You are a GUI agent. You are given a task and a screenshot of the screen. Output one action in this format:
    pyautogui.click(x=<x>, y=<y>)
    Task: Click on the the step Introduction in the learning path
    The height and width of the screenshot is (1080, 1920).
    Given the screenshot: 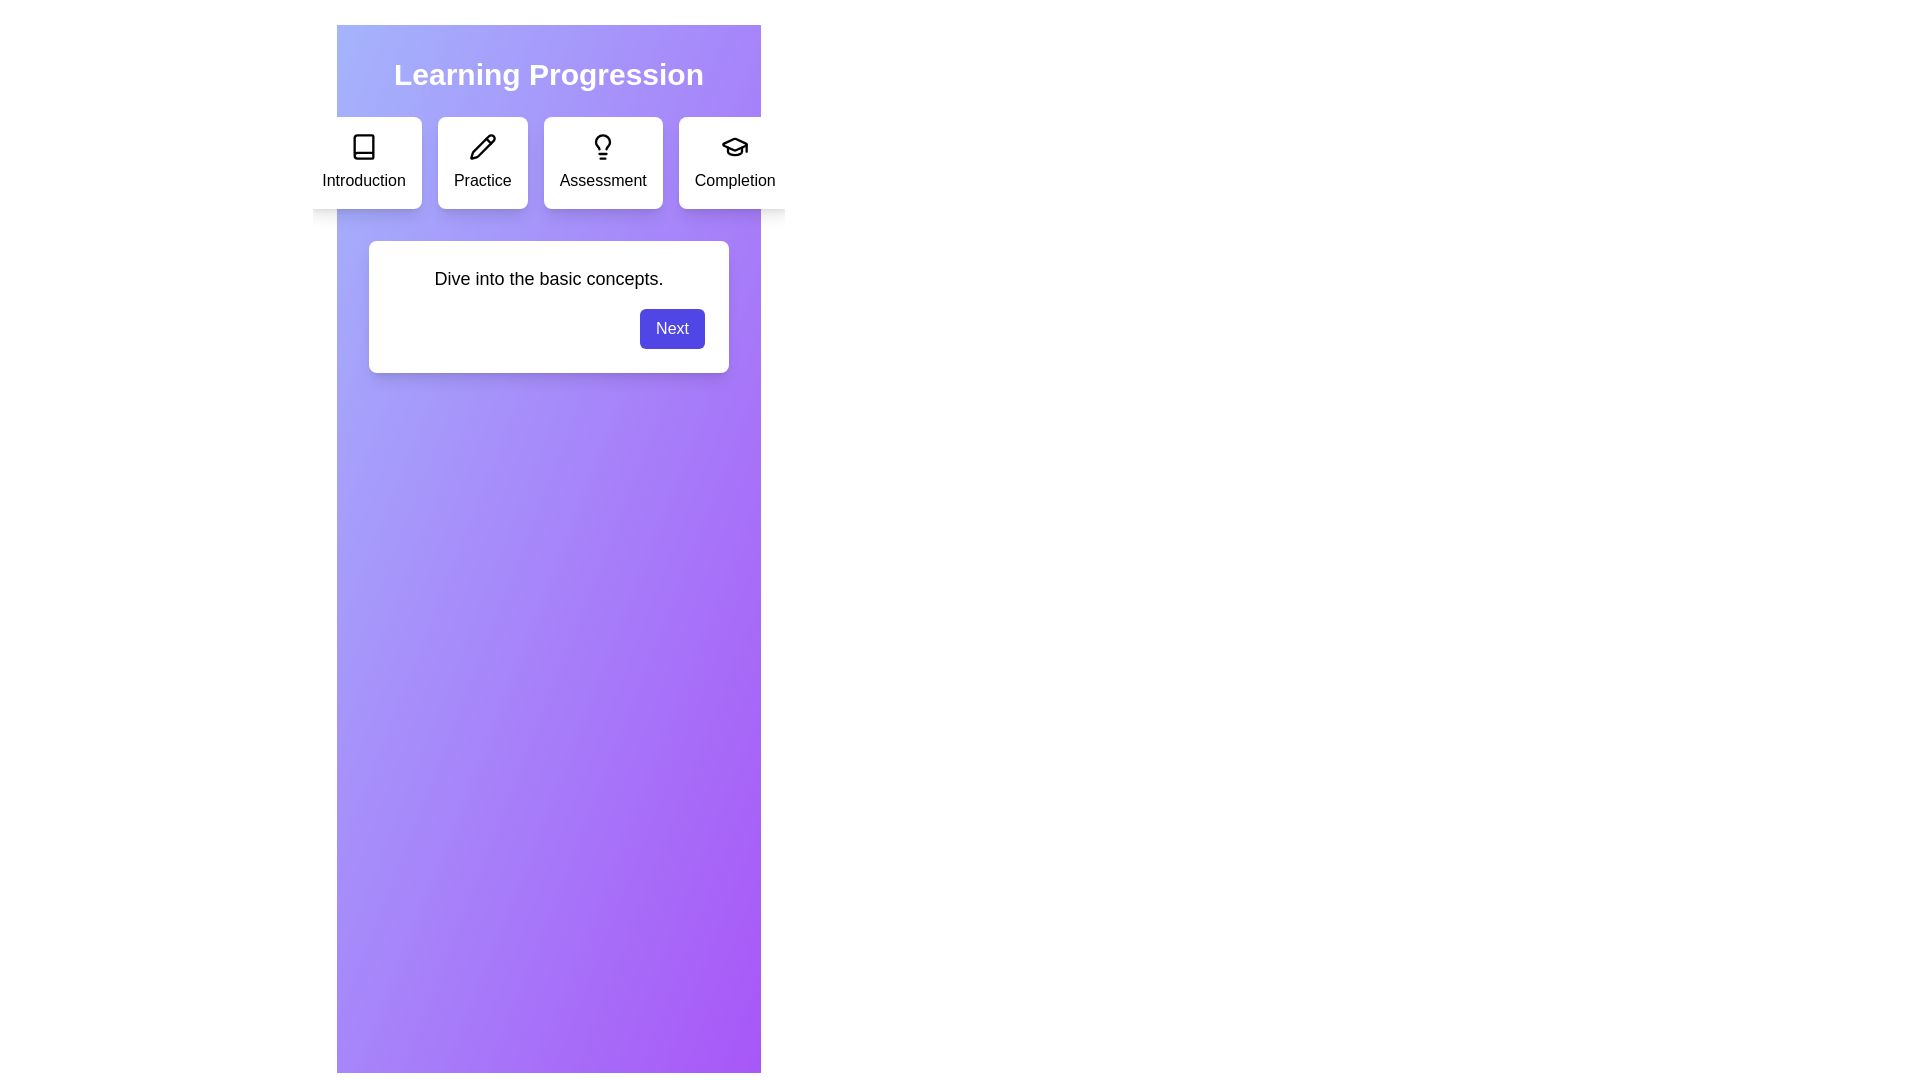 What is the action you would take?
    pyautogui.click(x=364, y=161)
    